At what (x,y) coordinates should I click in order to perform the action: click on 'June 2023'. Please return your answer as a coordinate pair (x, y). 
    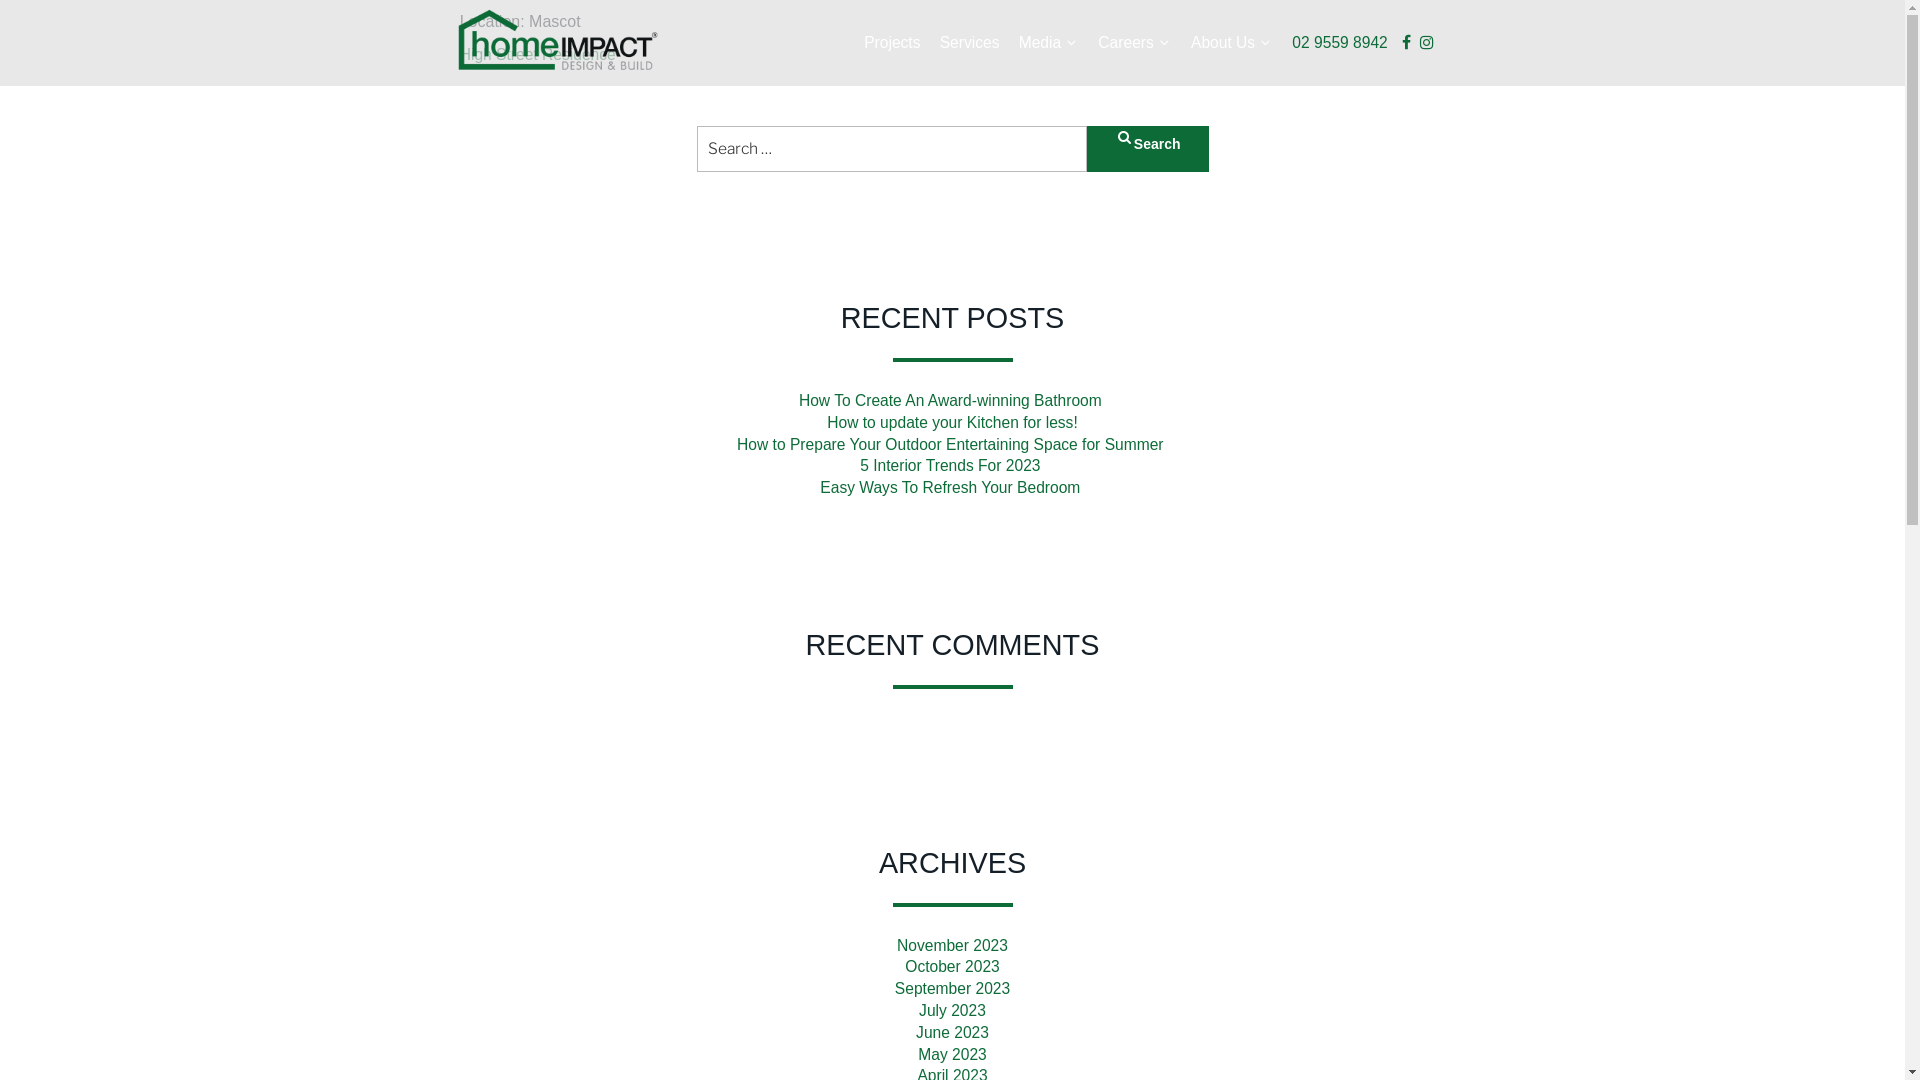
    Looking at the image, I should click on (951, 1032).